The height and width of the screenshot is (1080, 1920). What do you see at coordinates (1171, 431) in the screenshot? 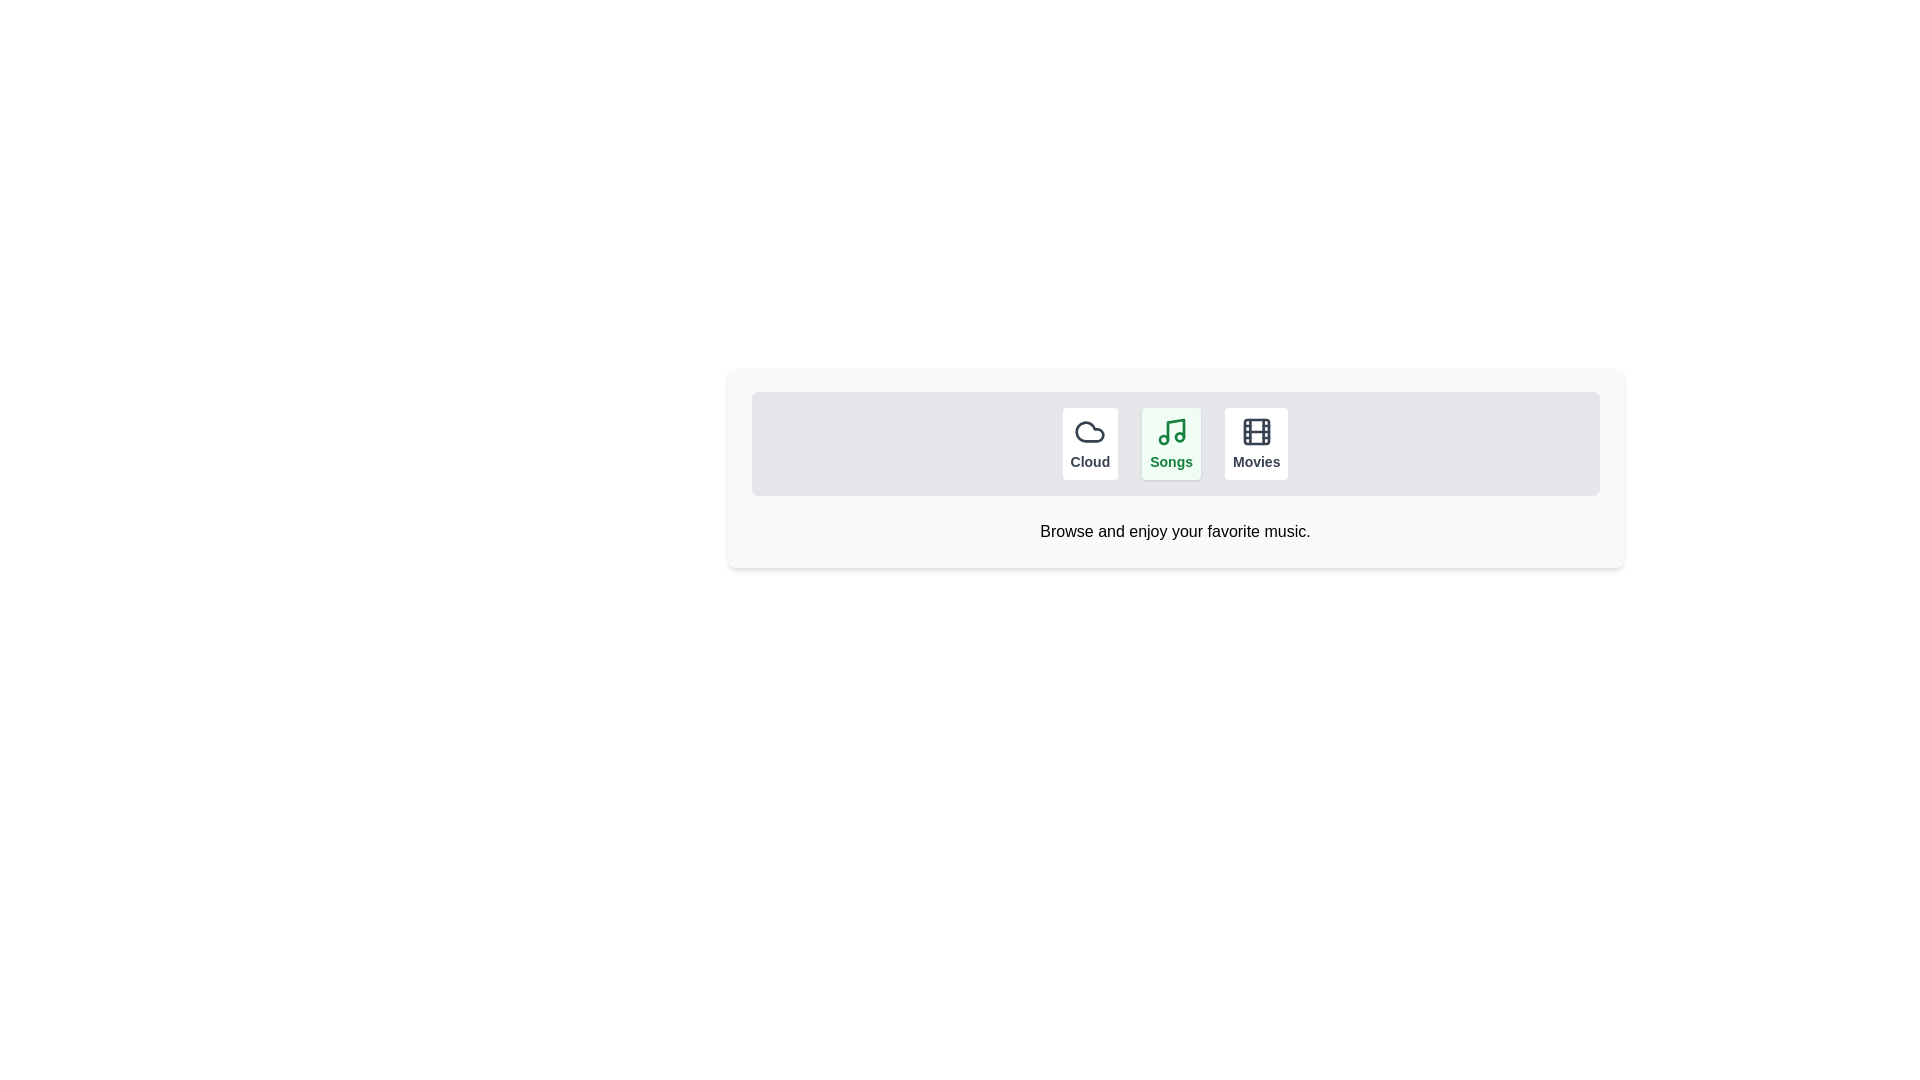
I see `the 'Songs' icon located above the 'Songs' text label in the green-highlighted card, positioned in the middle of the three options ('Cloud', 'Songs', 'Movies')` at bounding box center [1171, 431].